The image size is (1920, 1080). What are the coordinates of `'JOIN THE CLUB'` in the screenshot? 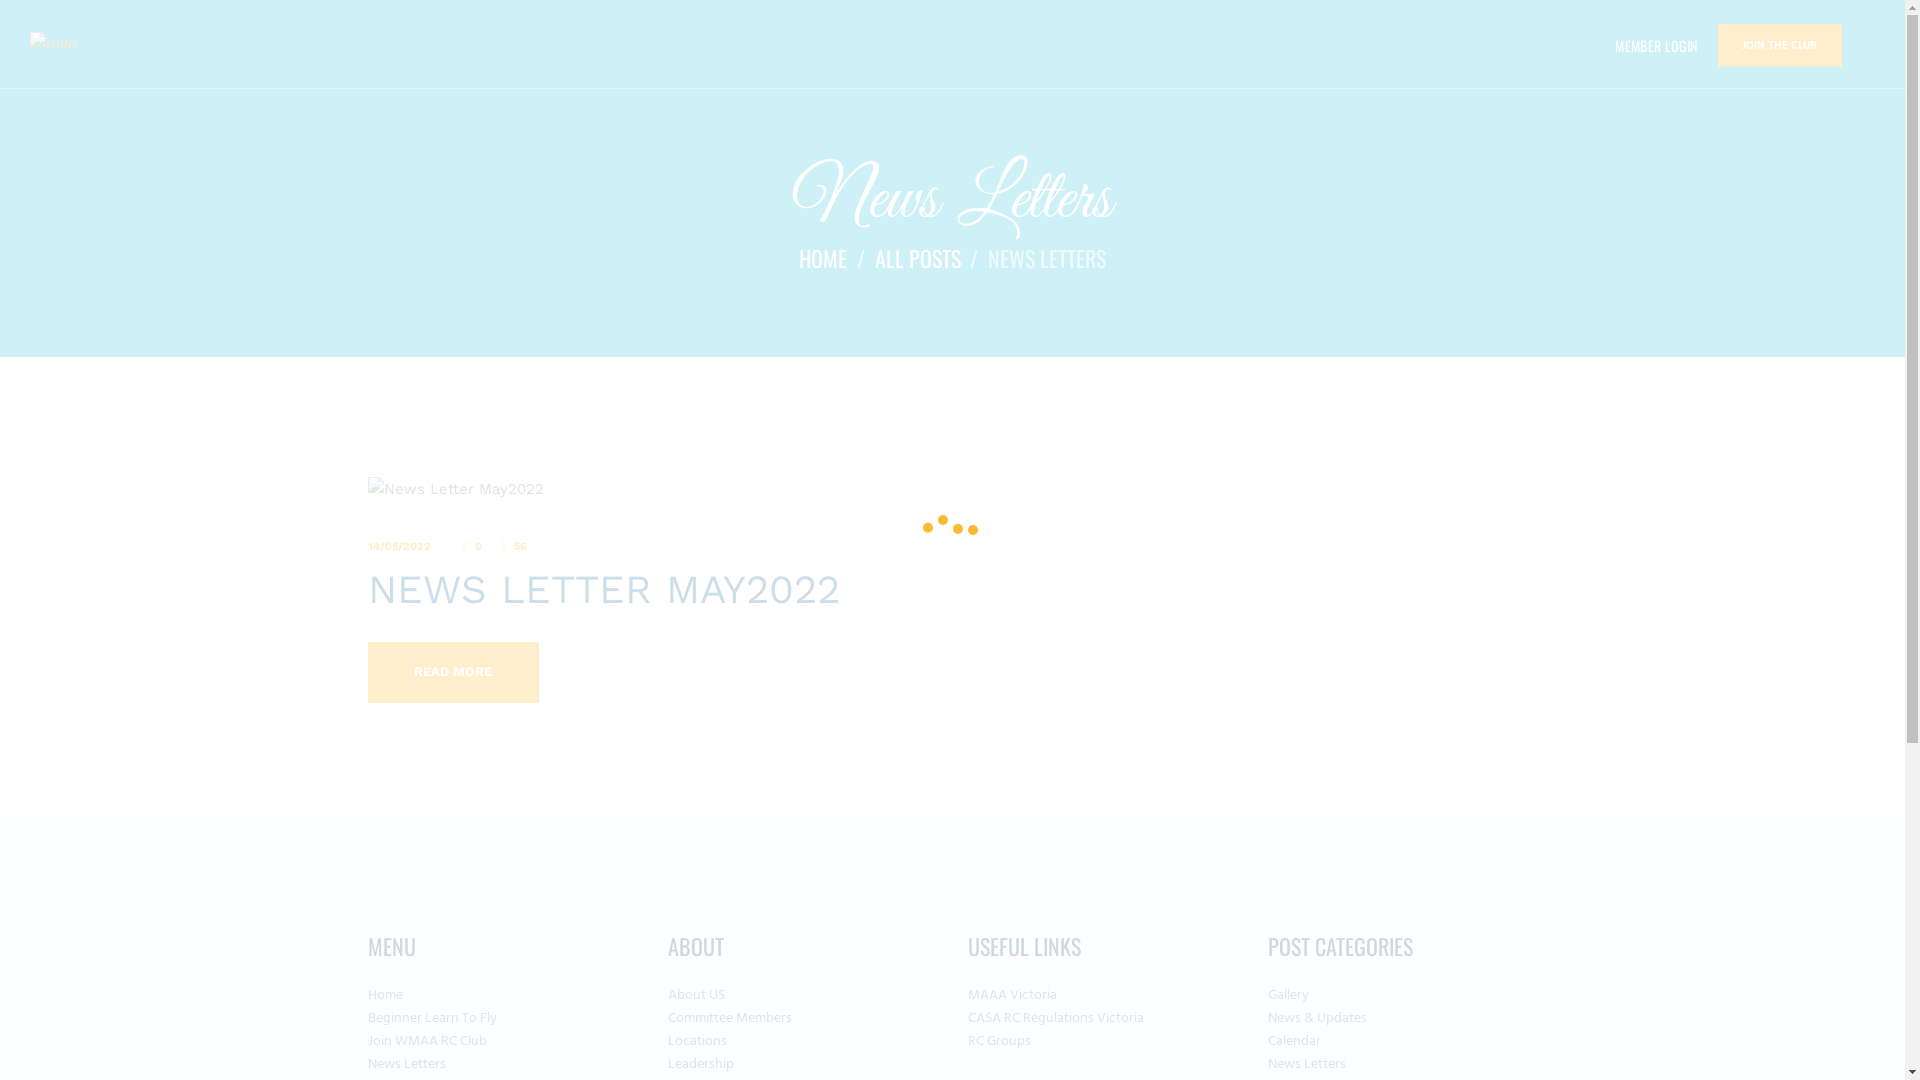 It's located at (1780, 45).